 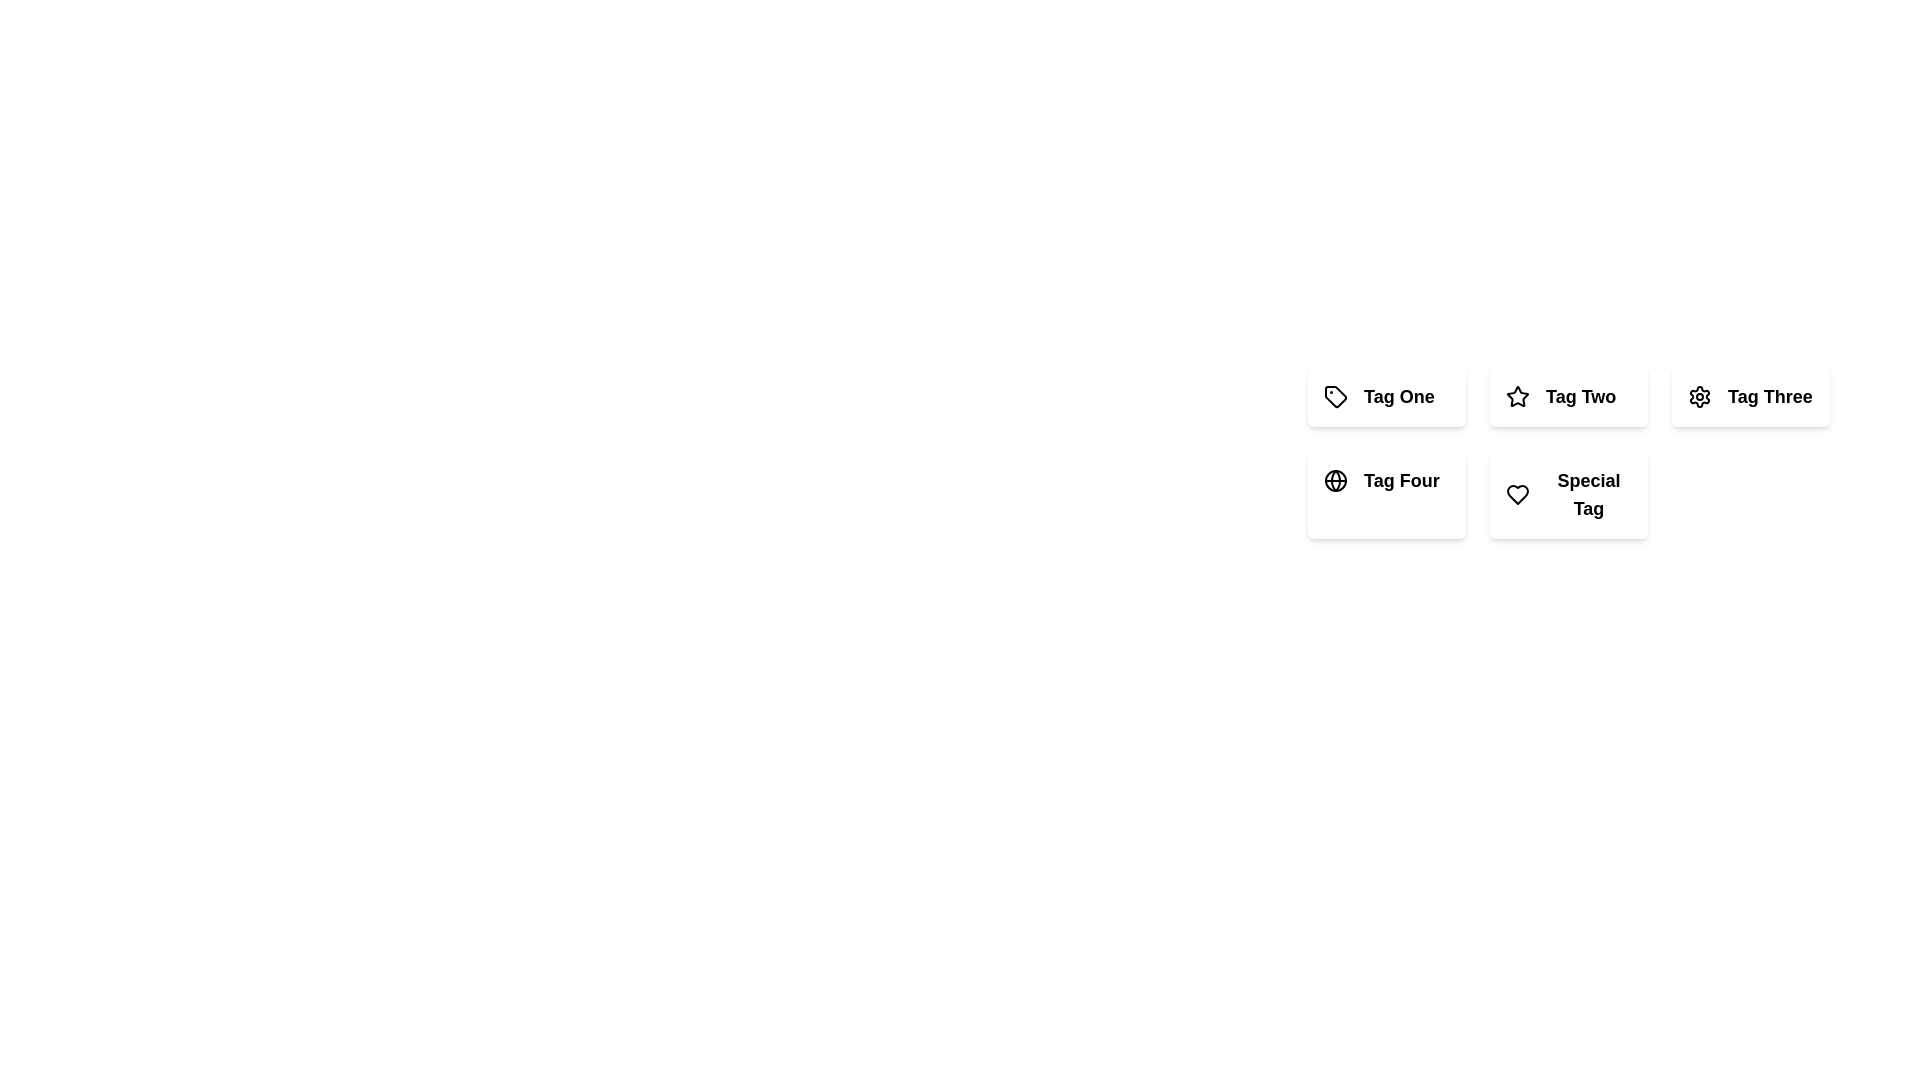 I want to click on the small tag-shaped icon with a clear black outline, positioned to the left of the text 'Tag One', so click(x=1335, y=397).